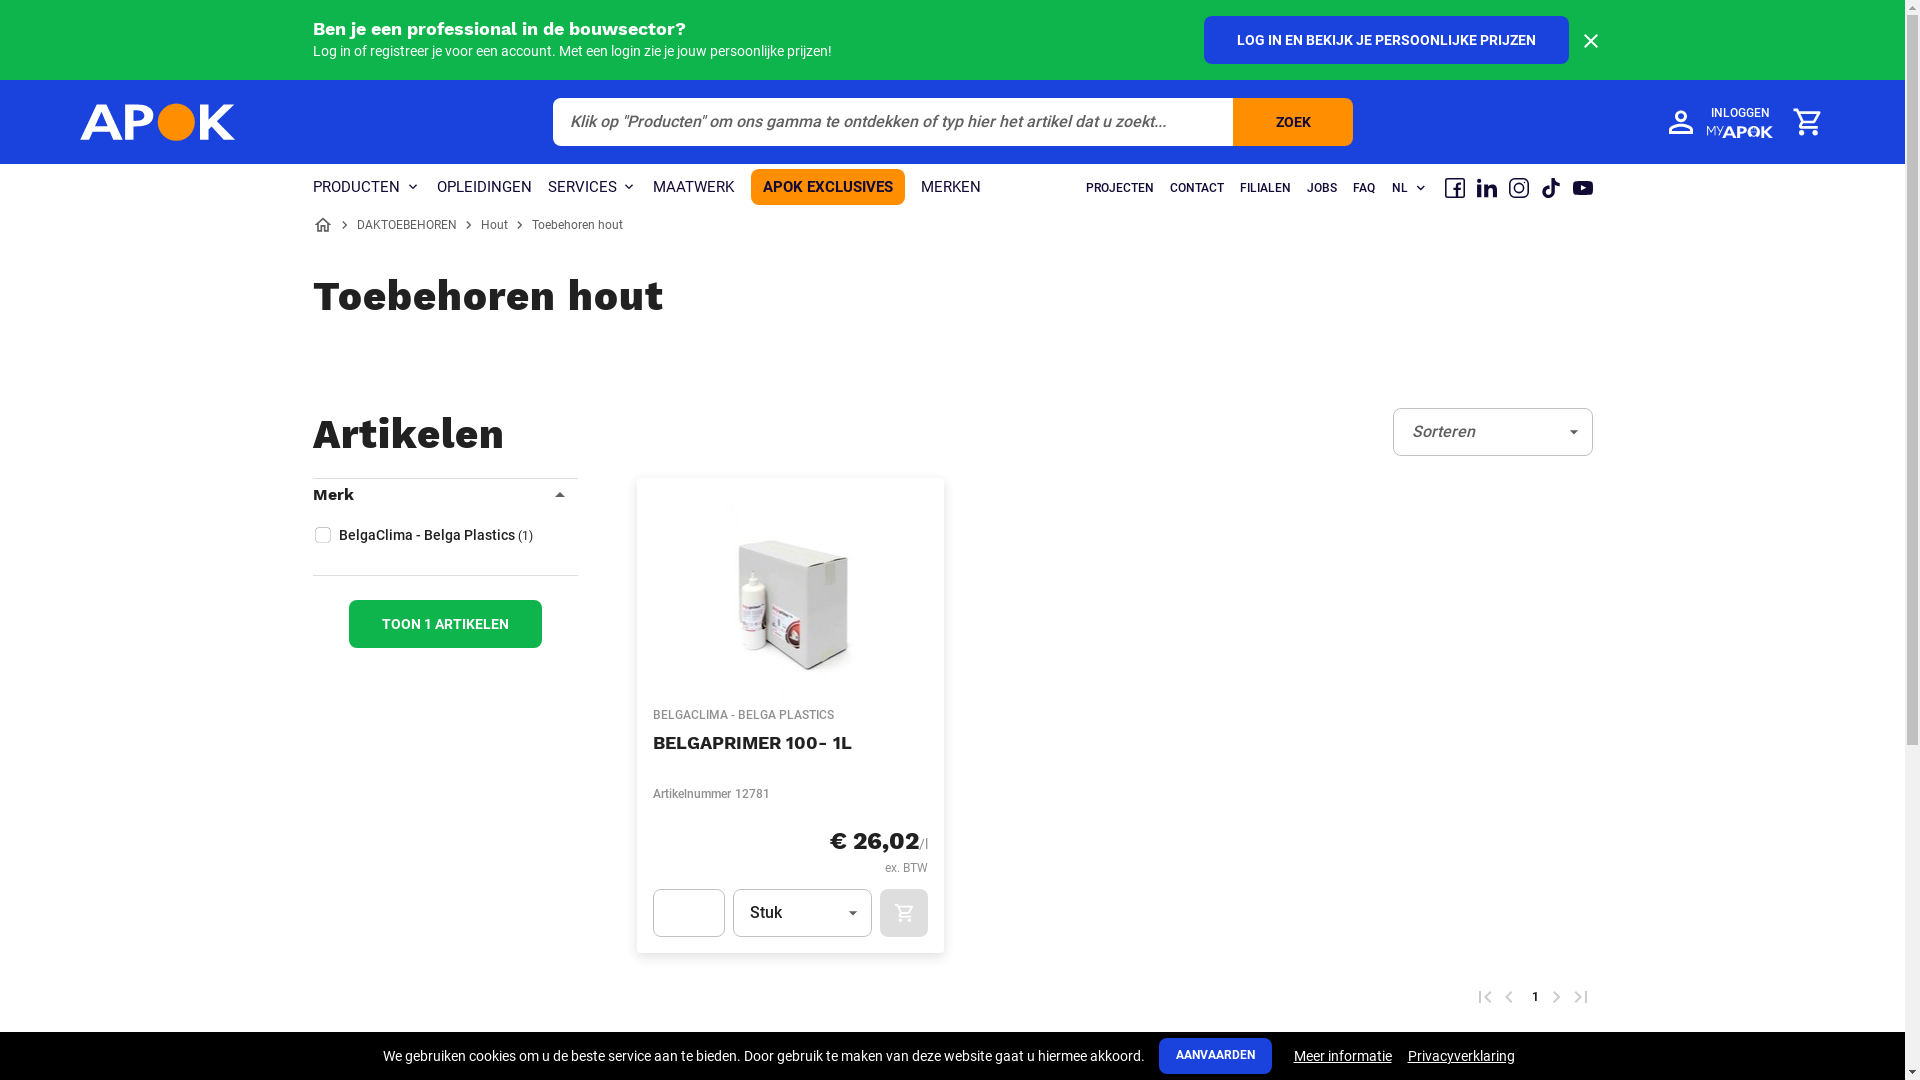  Describe the element at coordinates (1118, 188) in the screenshot. I see `'PROJECTEN'` at that location.